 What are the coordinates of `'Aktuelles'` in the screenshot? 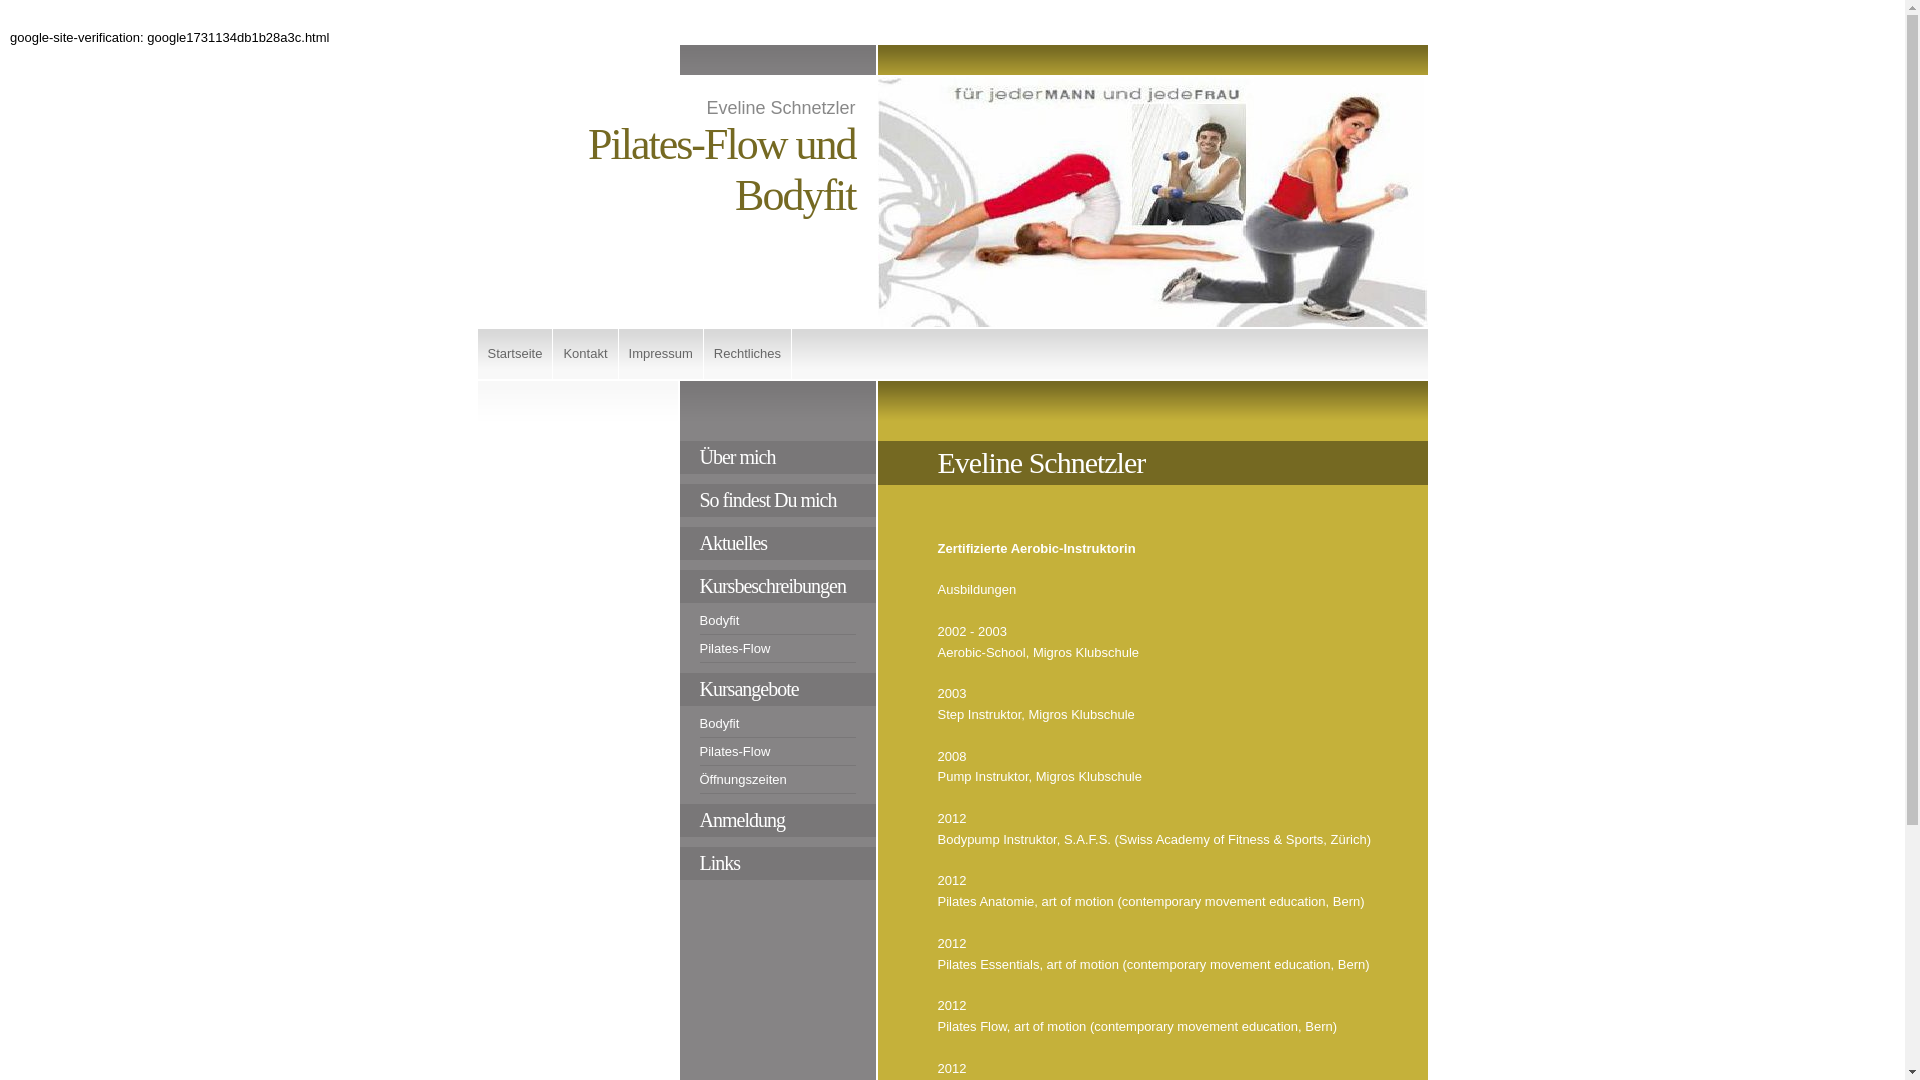 It's located at (776, 543).